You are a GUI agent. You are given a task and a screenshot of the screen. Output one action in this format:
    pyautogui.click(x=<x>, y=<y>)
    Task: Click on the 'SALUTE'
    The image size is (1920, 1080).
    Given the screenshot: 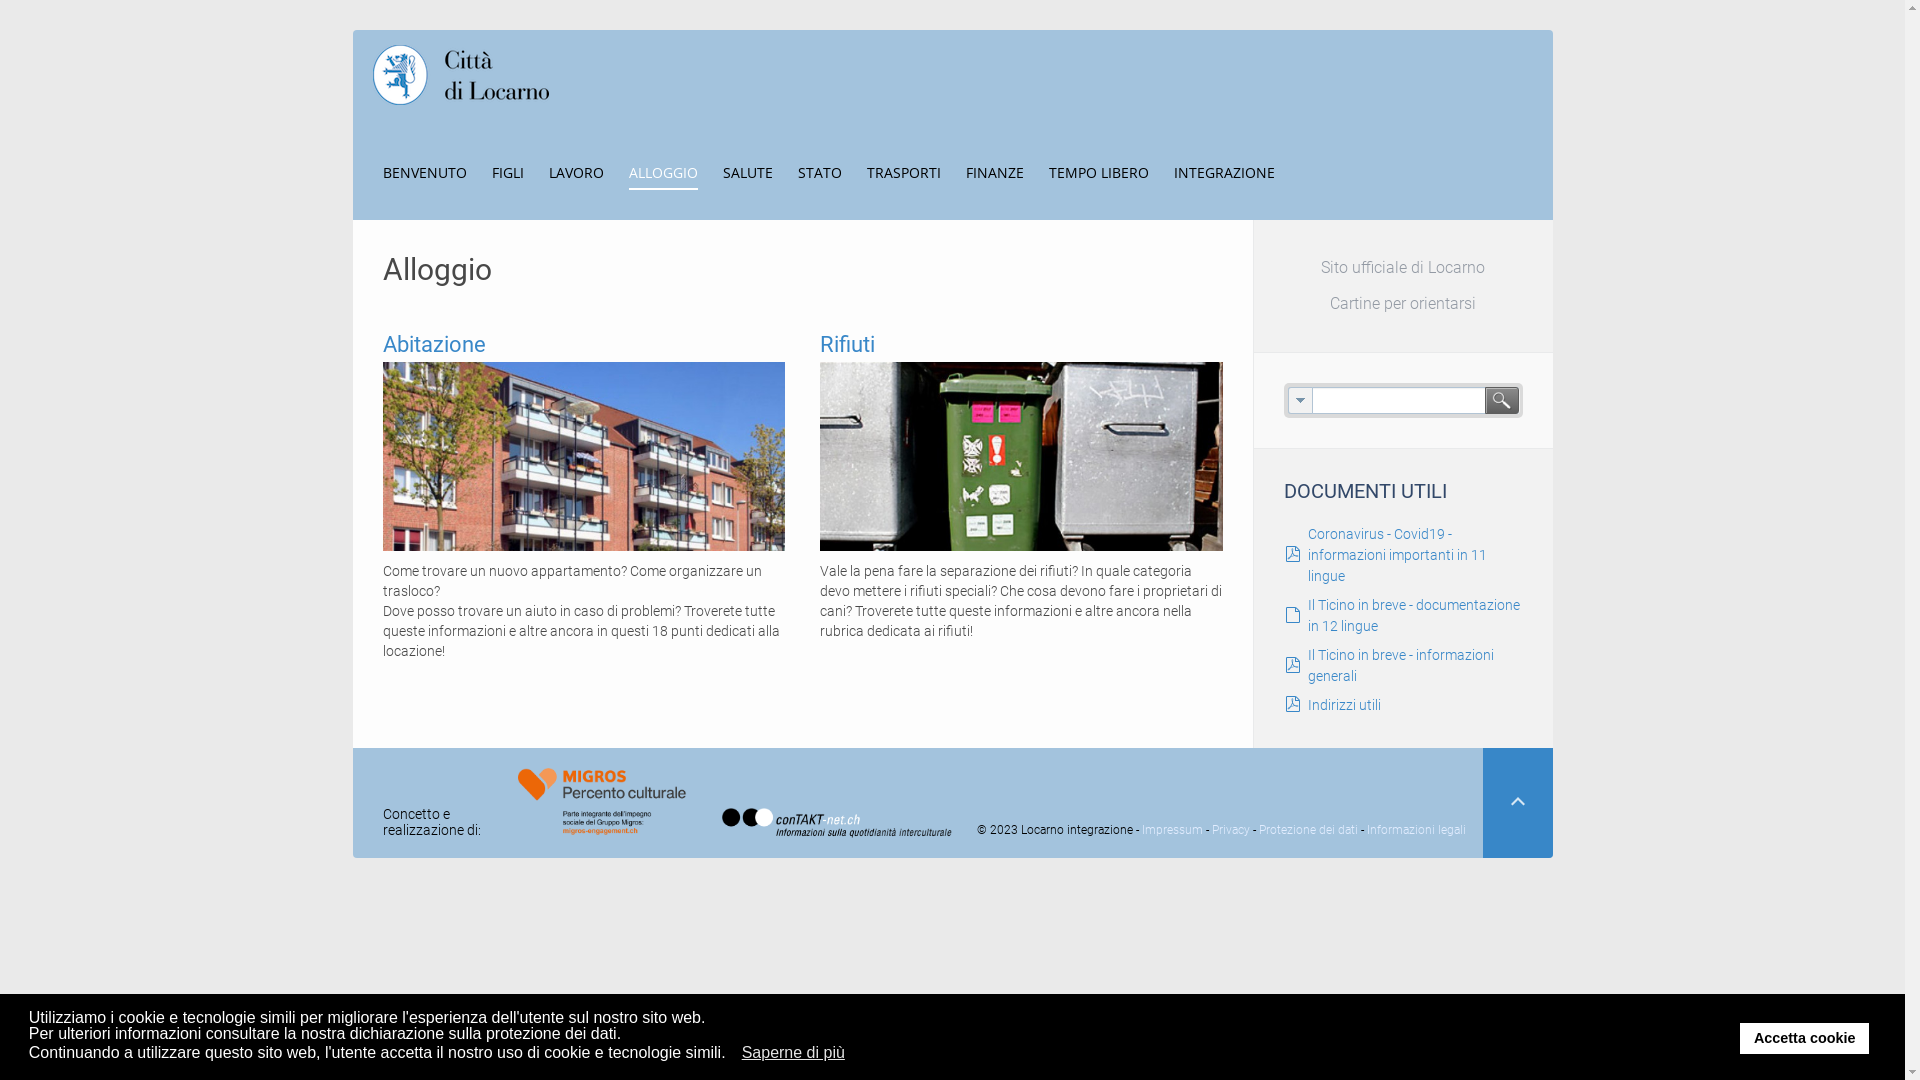 What is the action you would take?
    pyautogui.click(x=746, y=171)
    